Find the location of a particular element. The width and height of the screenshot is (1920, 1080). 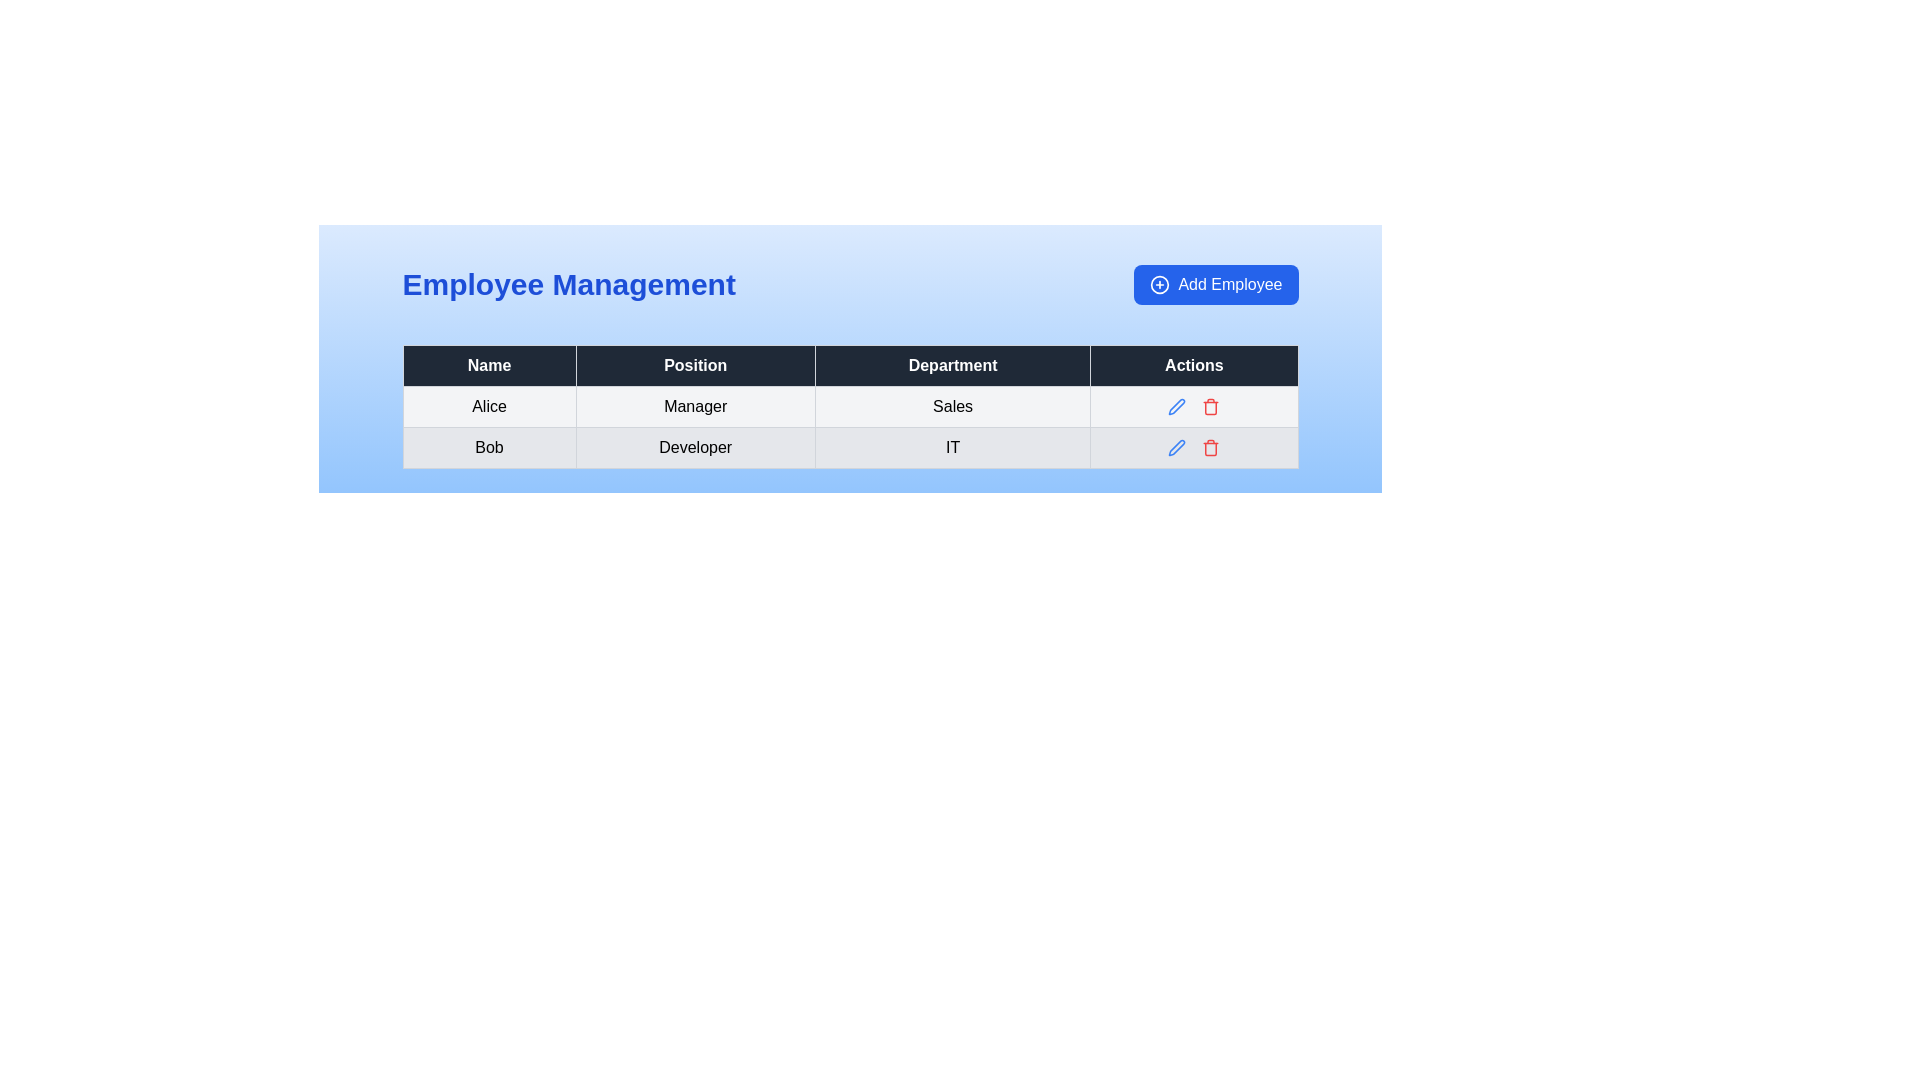

the innermost circular graphic element of the 'Add Employee' button located at the top-right corner of the interface, which resembles a 'plus inside a circle' symbol is located at coordinates (1160, 285).